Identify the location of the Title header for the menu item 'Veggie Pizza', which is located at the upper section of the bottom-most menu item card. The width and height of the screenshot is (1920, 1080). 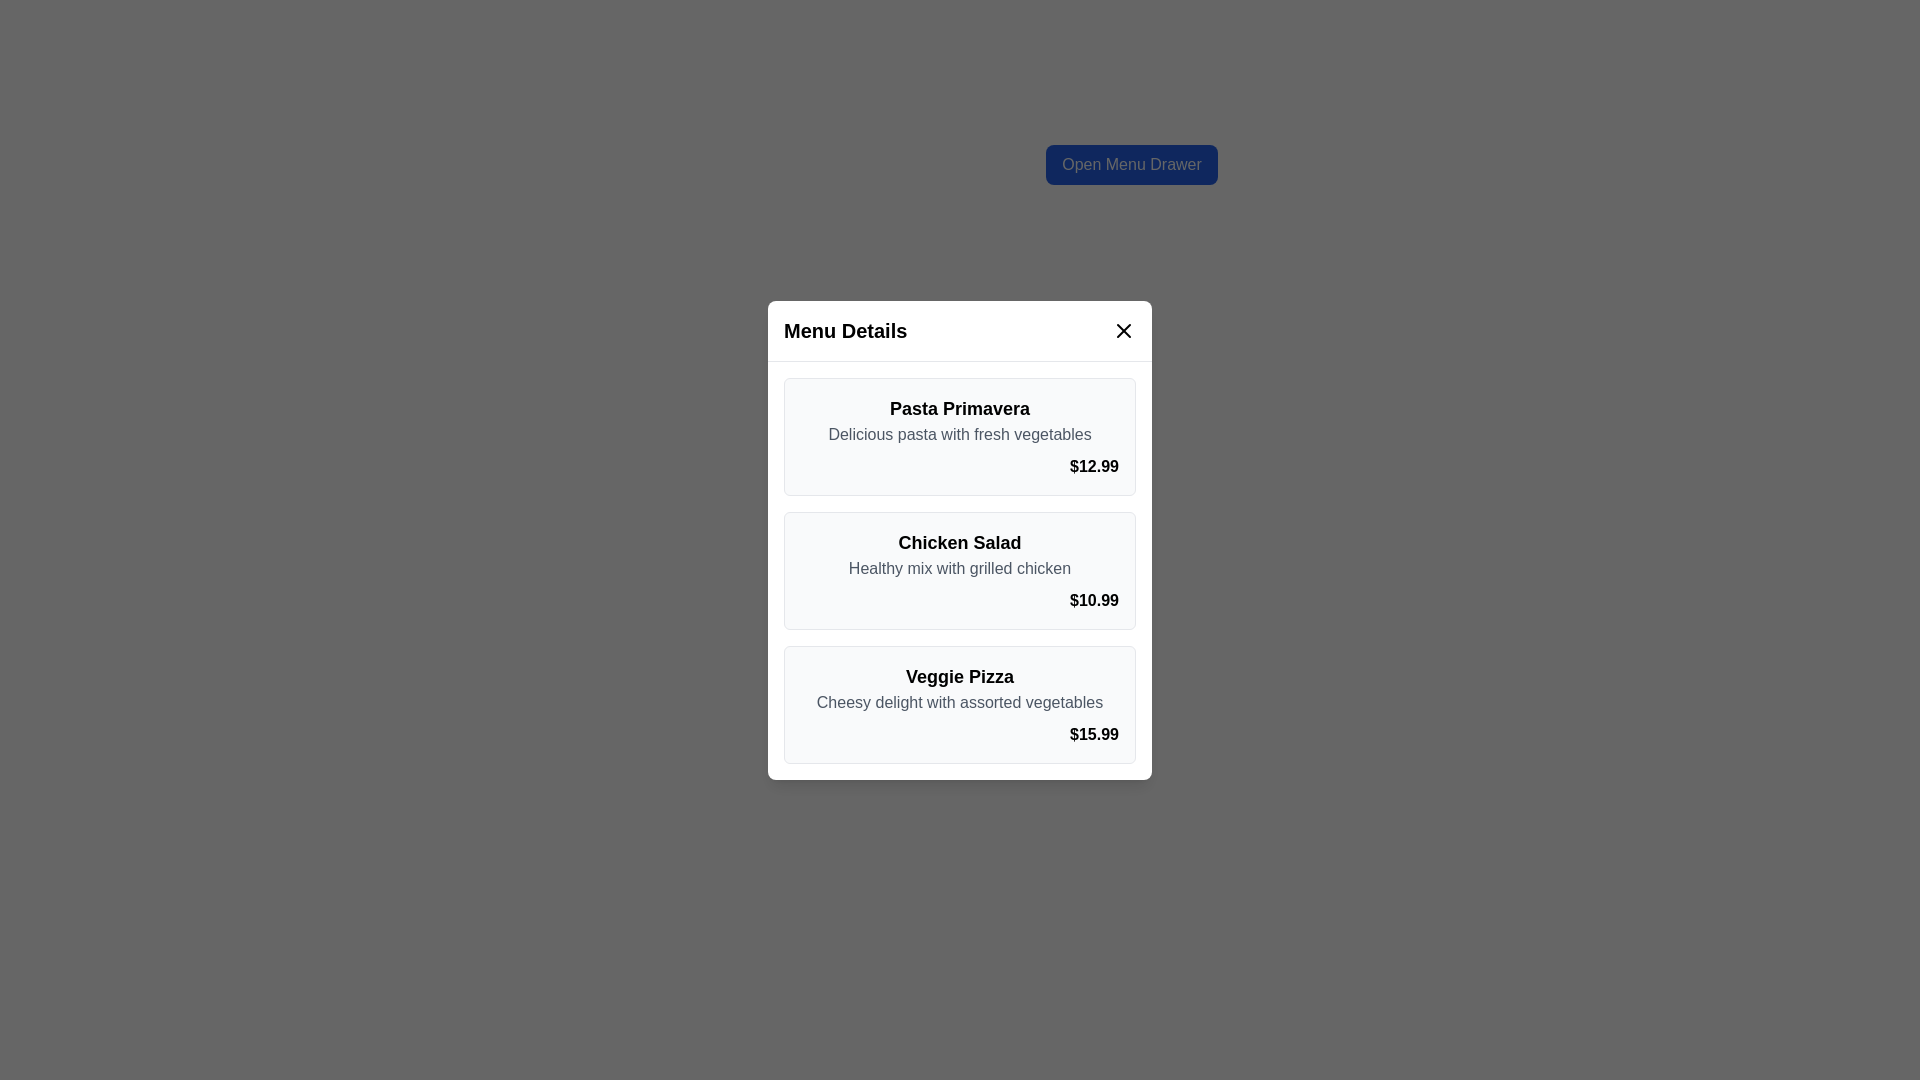
(960, 675).